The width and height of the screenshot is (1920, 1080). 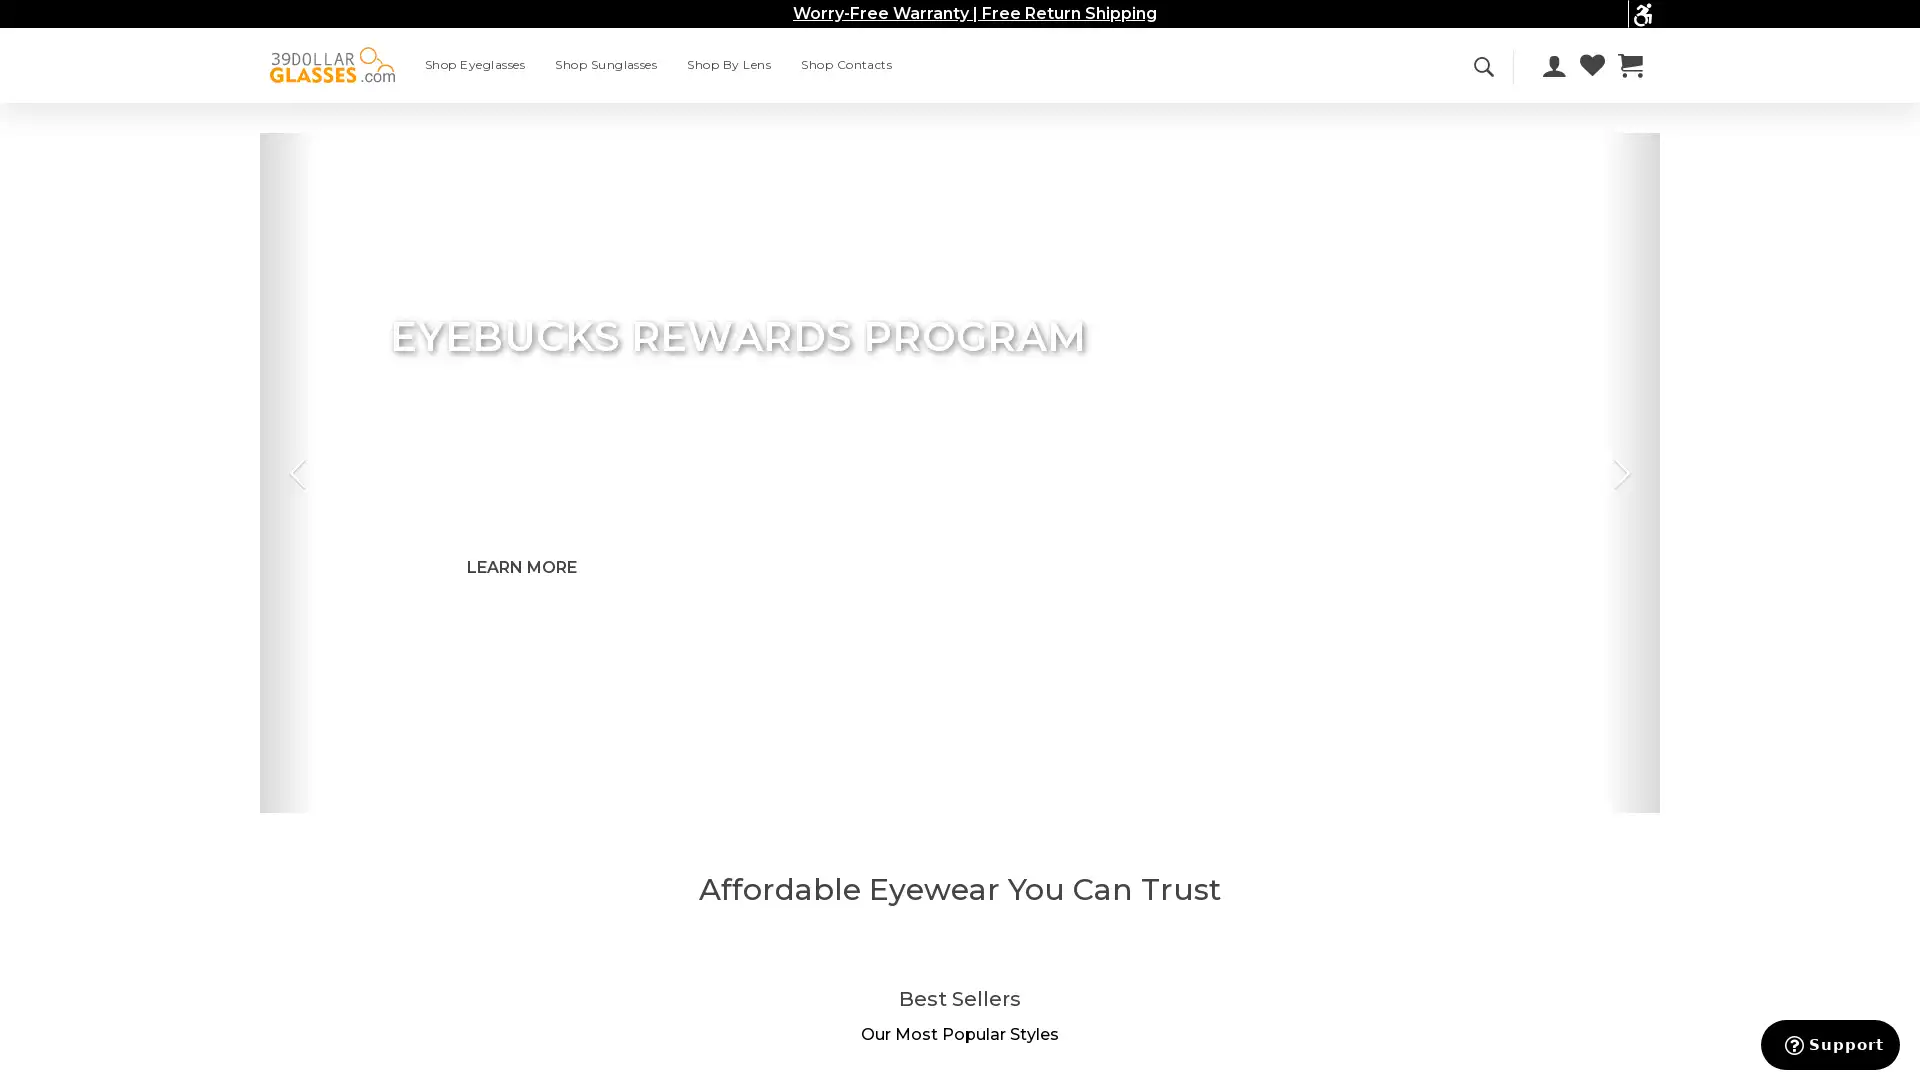 What do you see at coordinates (287, 473) in the screenshot?
I see `Previous` at bounding box center [287, 473].